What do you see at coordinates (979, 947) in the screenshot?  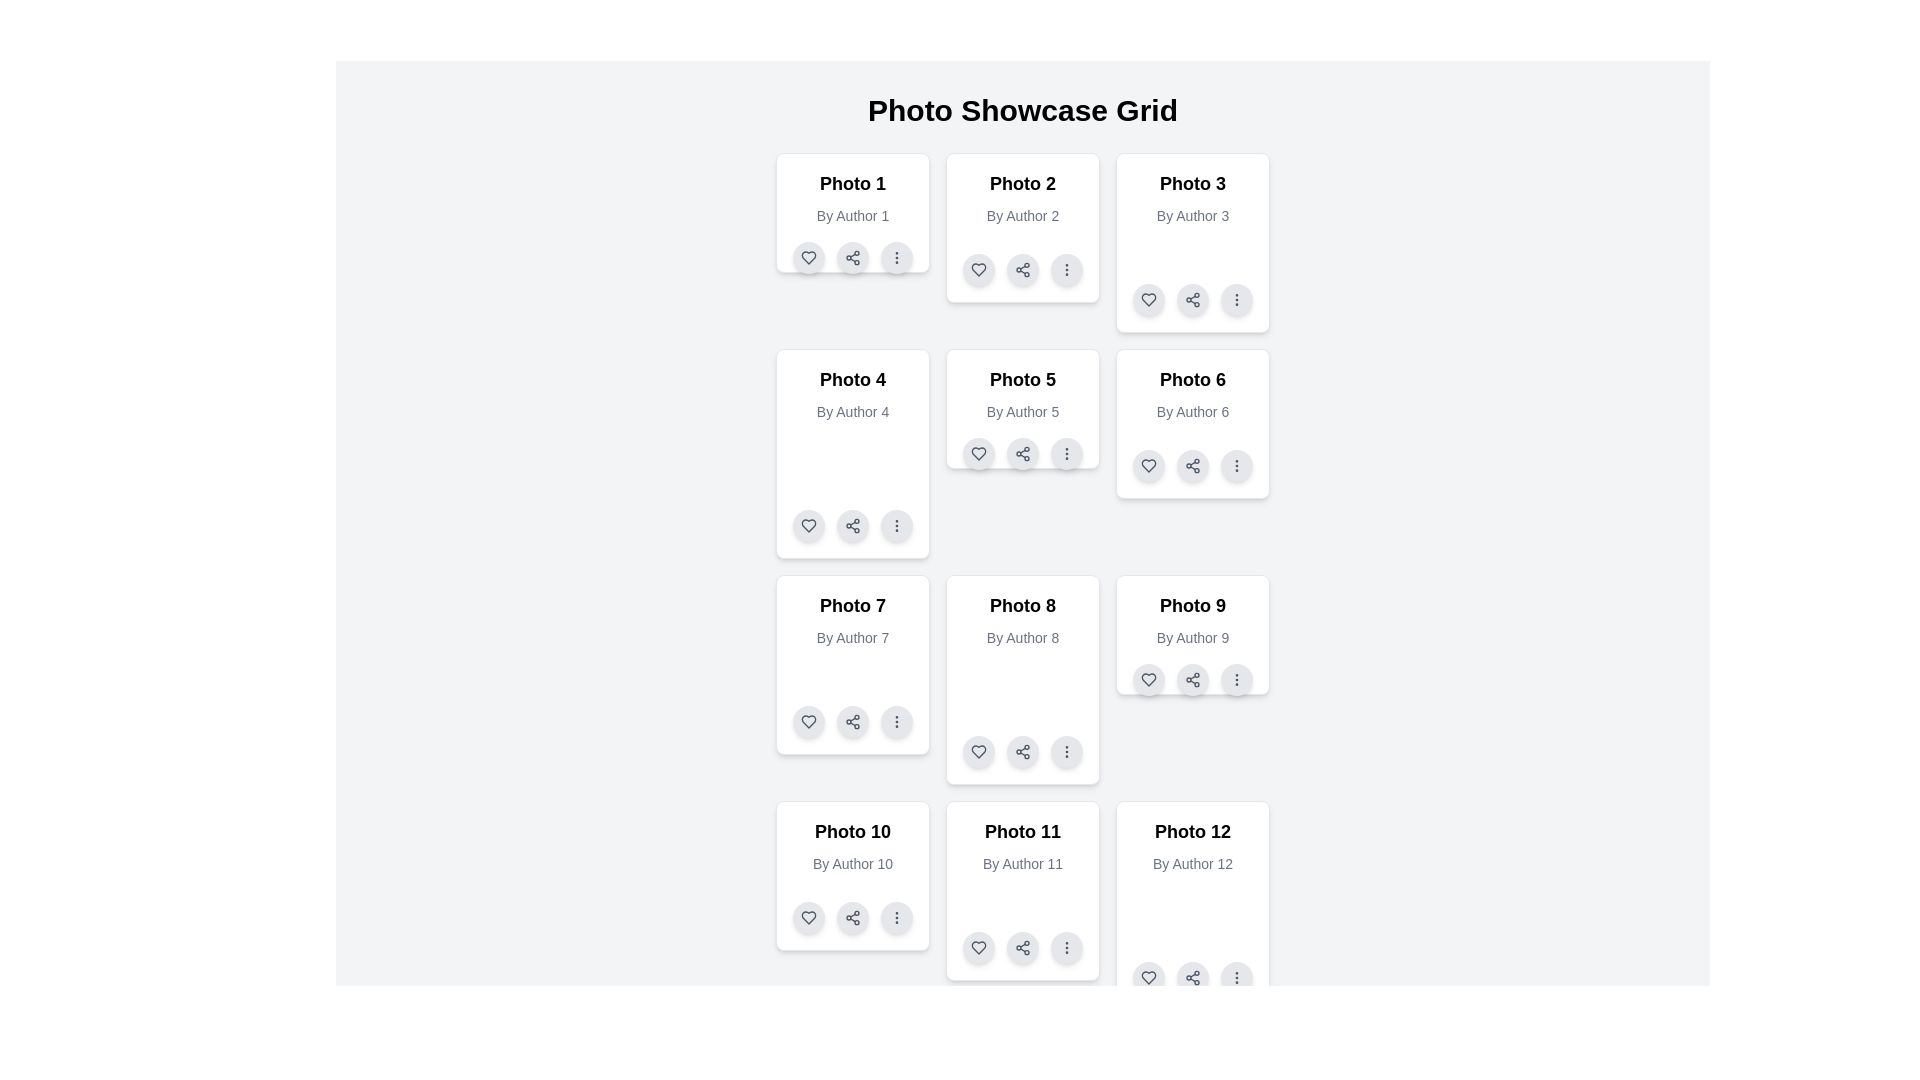 I see `the heart-shaped icon button located at the bottom-left corner of the 'Photo 11' card by 'Author 11'` at bounding box center [979, 947].